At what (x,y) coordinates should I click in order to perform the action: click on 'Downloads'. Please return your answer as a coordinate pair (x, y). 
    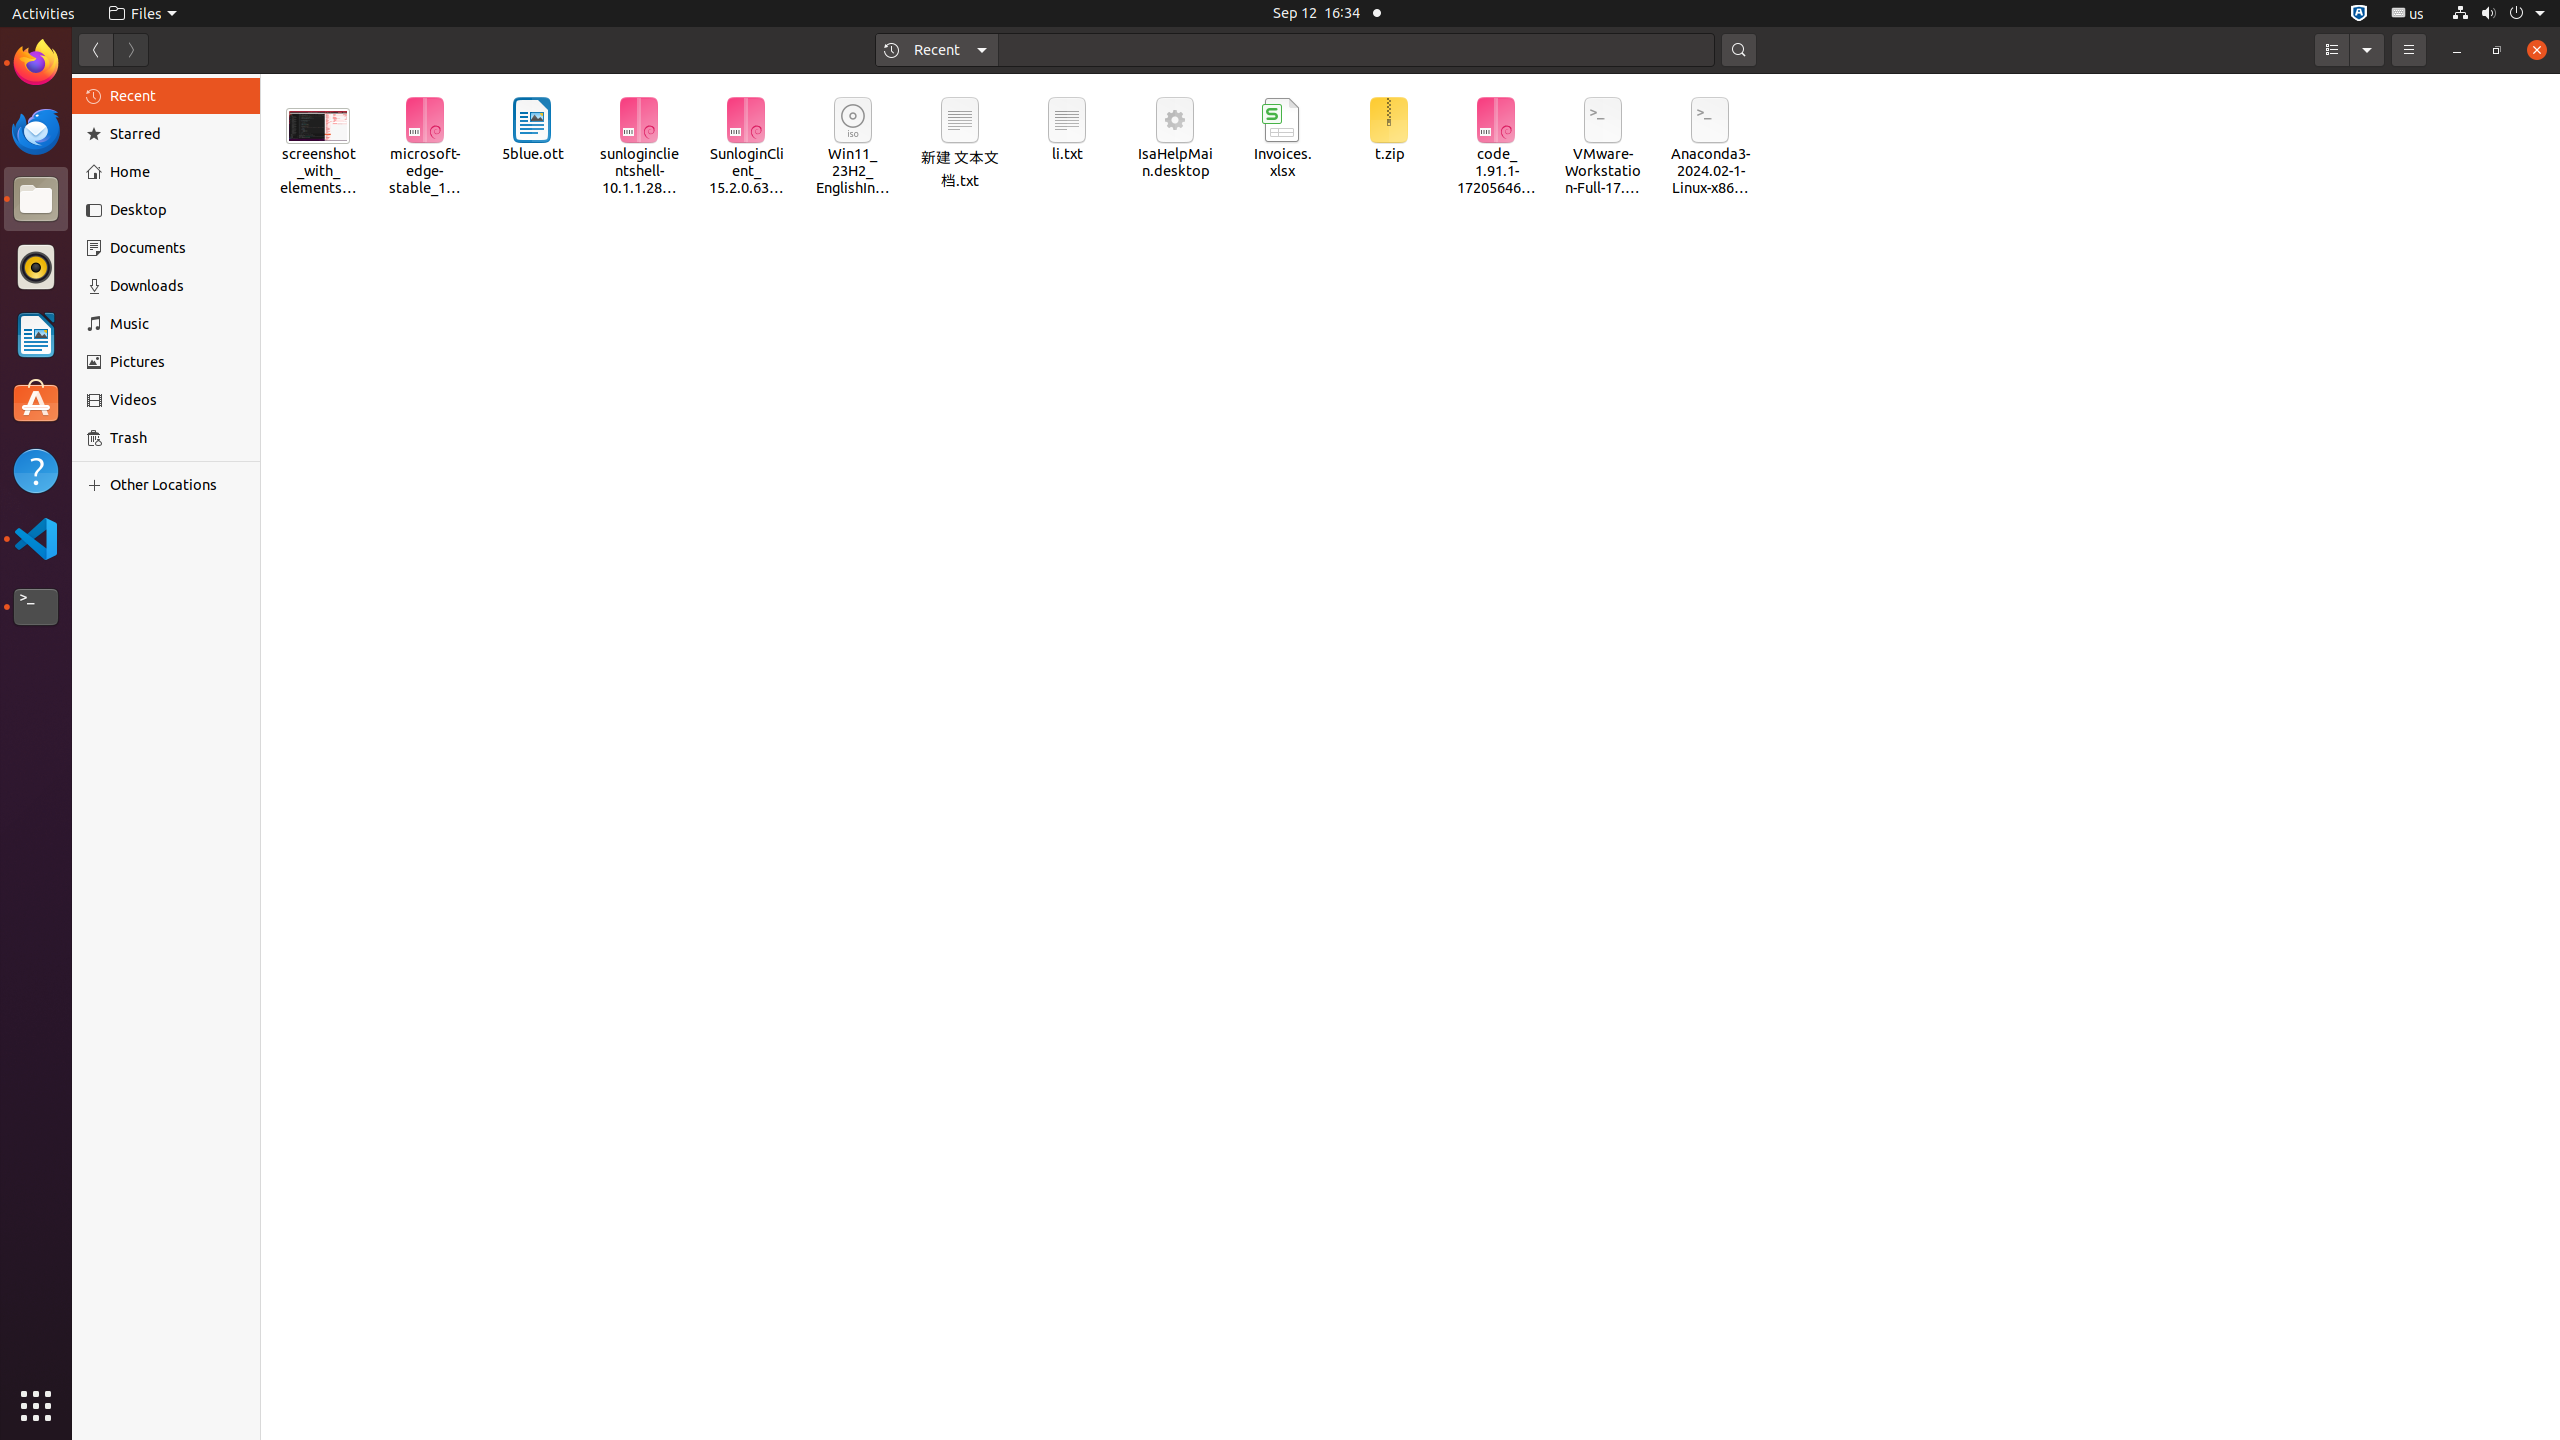
    Looking at the image, I should click on (176, 284).